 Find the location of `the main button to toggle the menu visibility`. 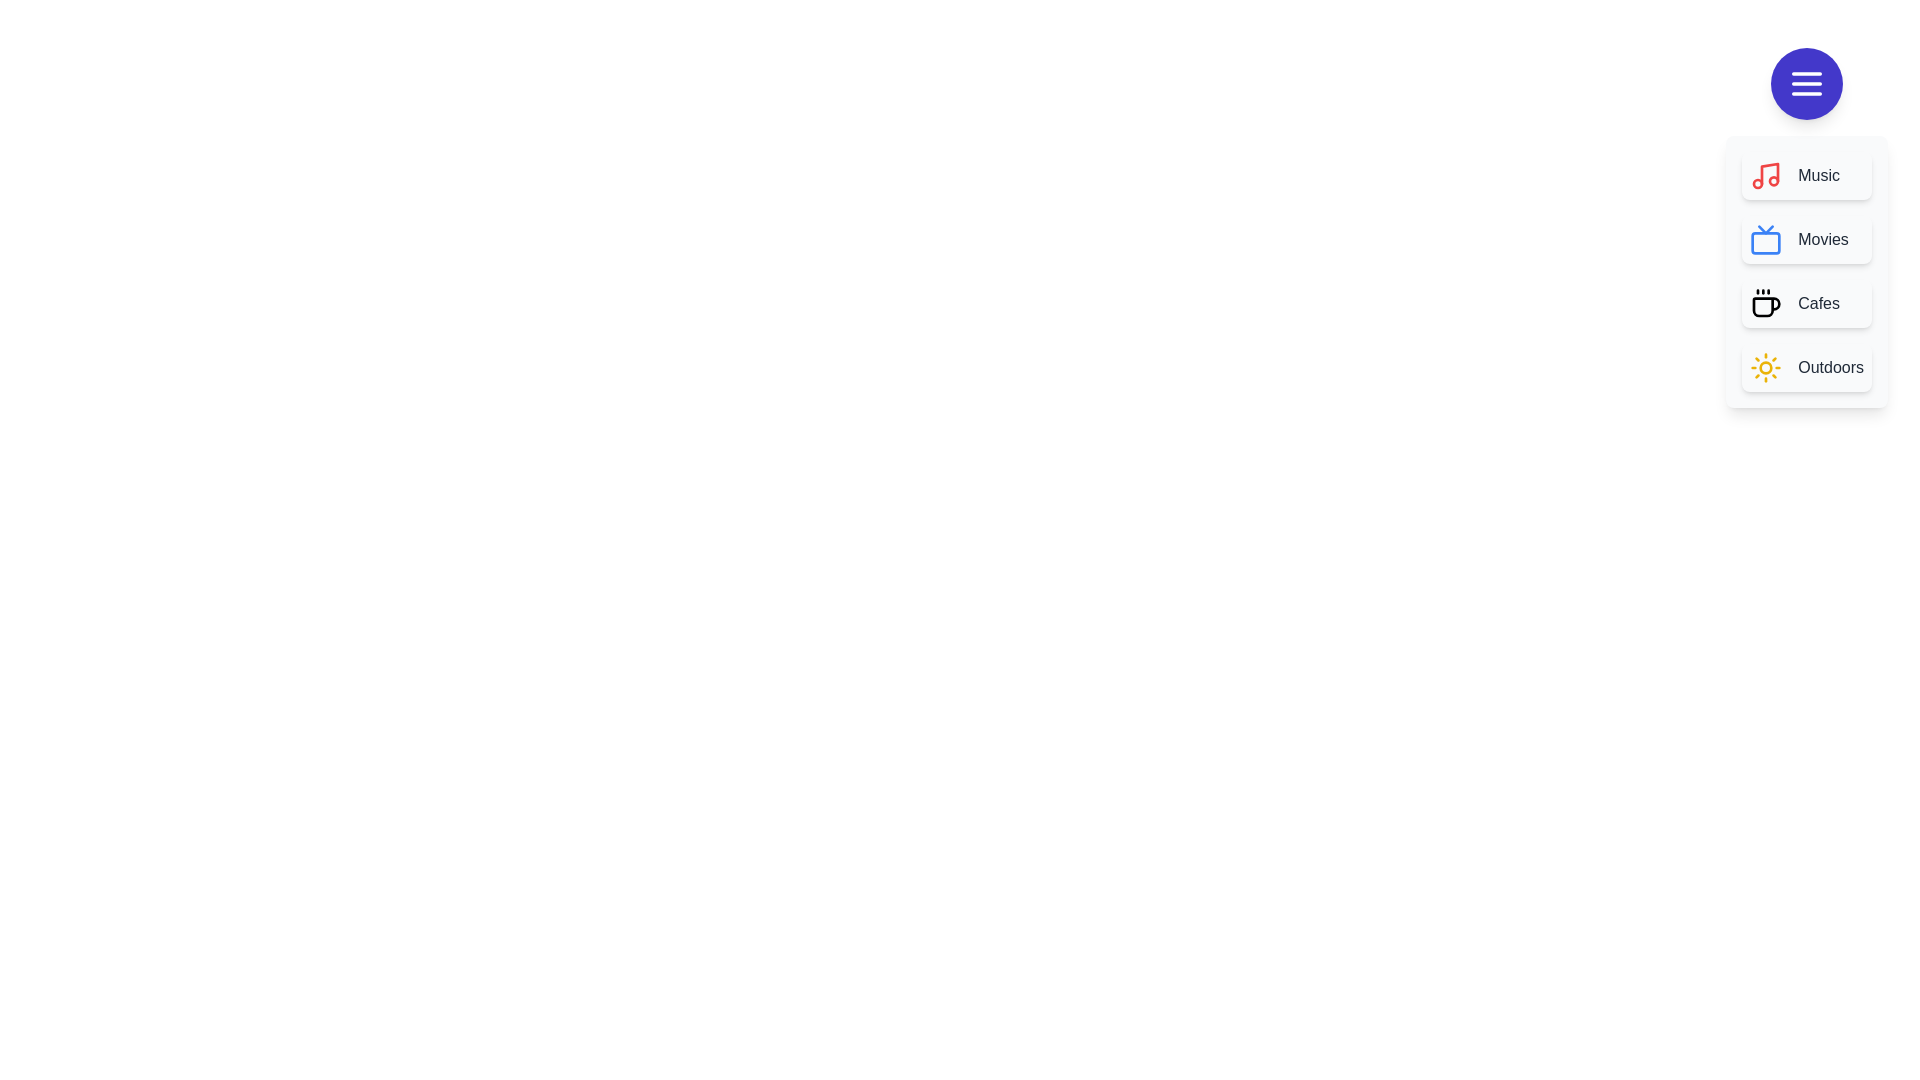

the main button to toggle the menu visibility is located at coordinates (1806, 83).